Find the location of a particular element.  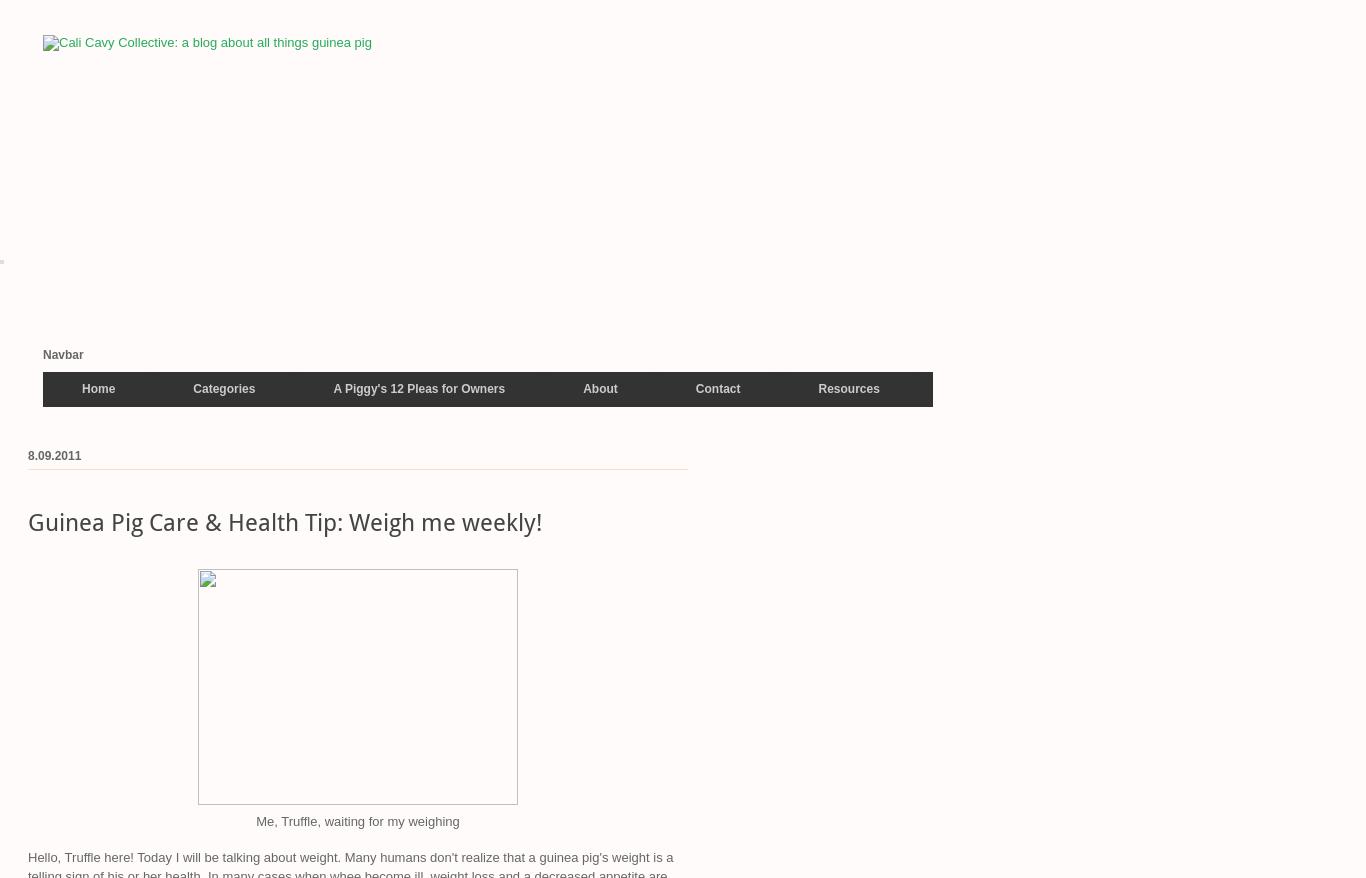

'A Piggy's 12 Pleas for Owners' is located at coordinates (417, 386).